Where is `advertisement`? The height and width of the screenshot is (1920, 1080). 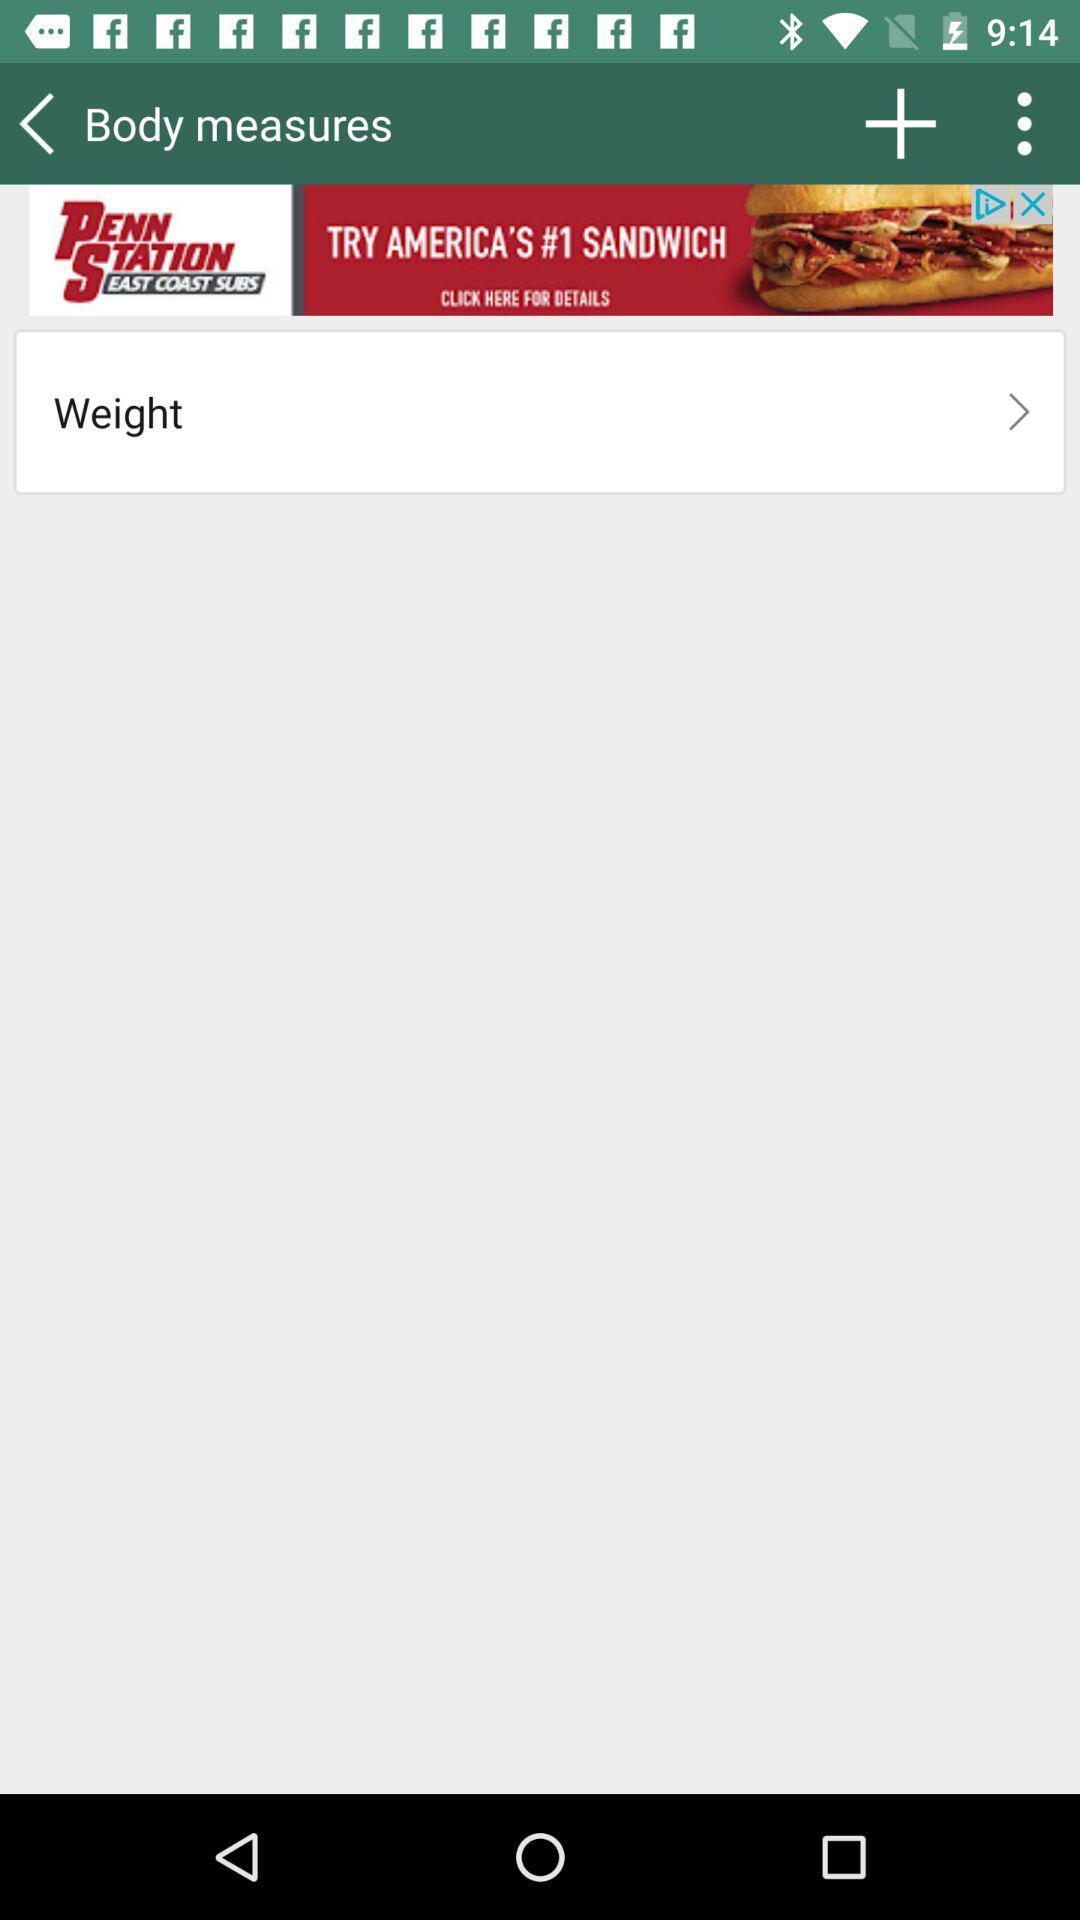
advertisement is located at coordinates (540, 249).